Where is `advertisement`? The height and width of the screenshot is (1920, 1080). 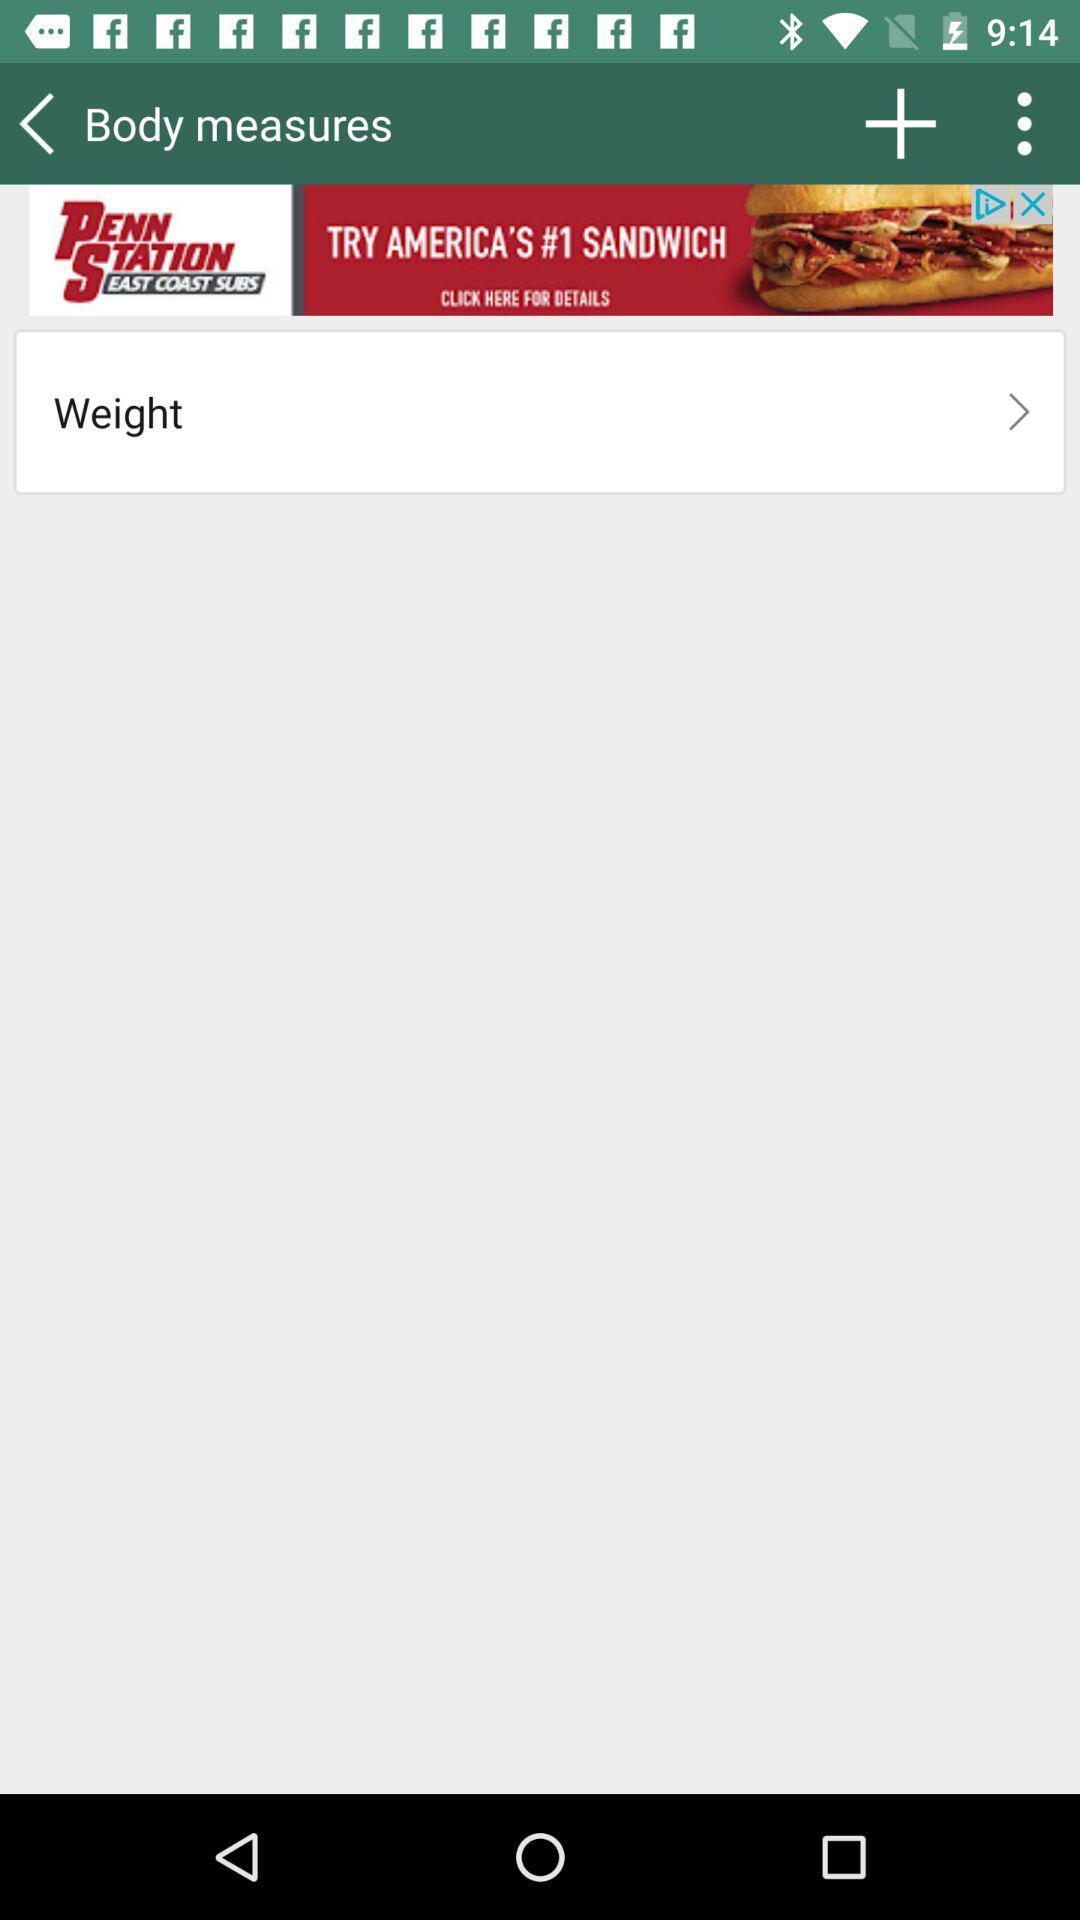
advertisement is located at coordinates (540, 249).